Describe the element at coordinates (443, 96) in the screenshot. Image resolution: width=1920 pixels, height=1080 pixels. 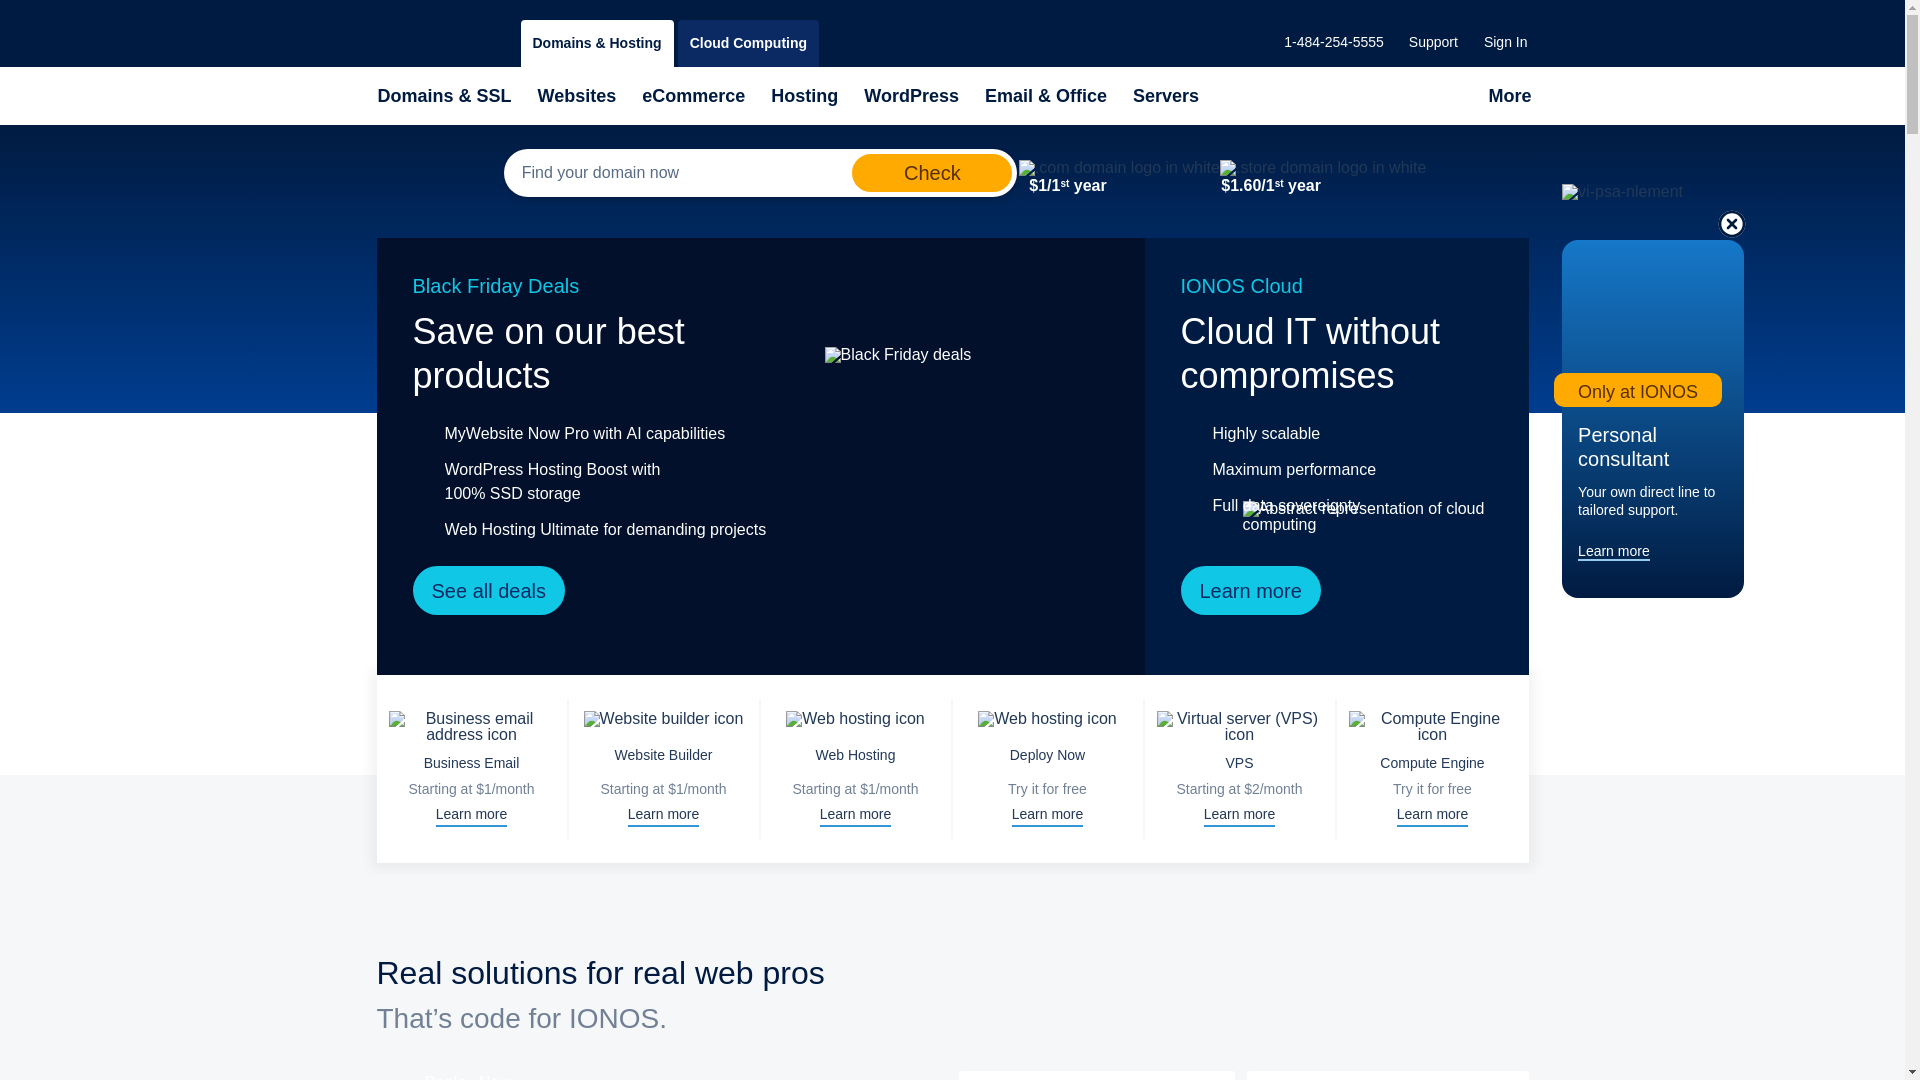
I see `'Domains & SSL'` at that location.